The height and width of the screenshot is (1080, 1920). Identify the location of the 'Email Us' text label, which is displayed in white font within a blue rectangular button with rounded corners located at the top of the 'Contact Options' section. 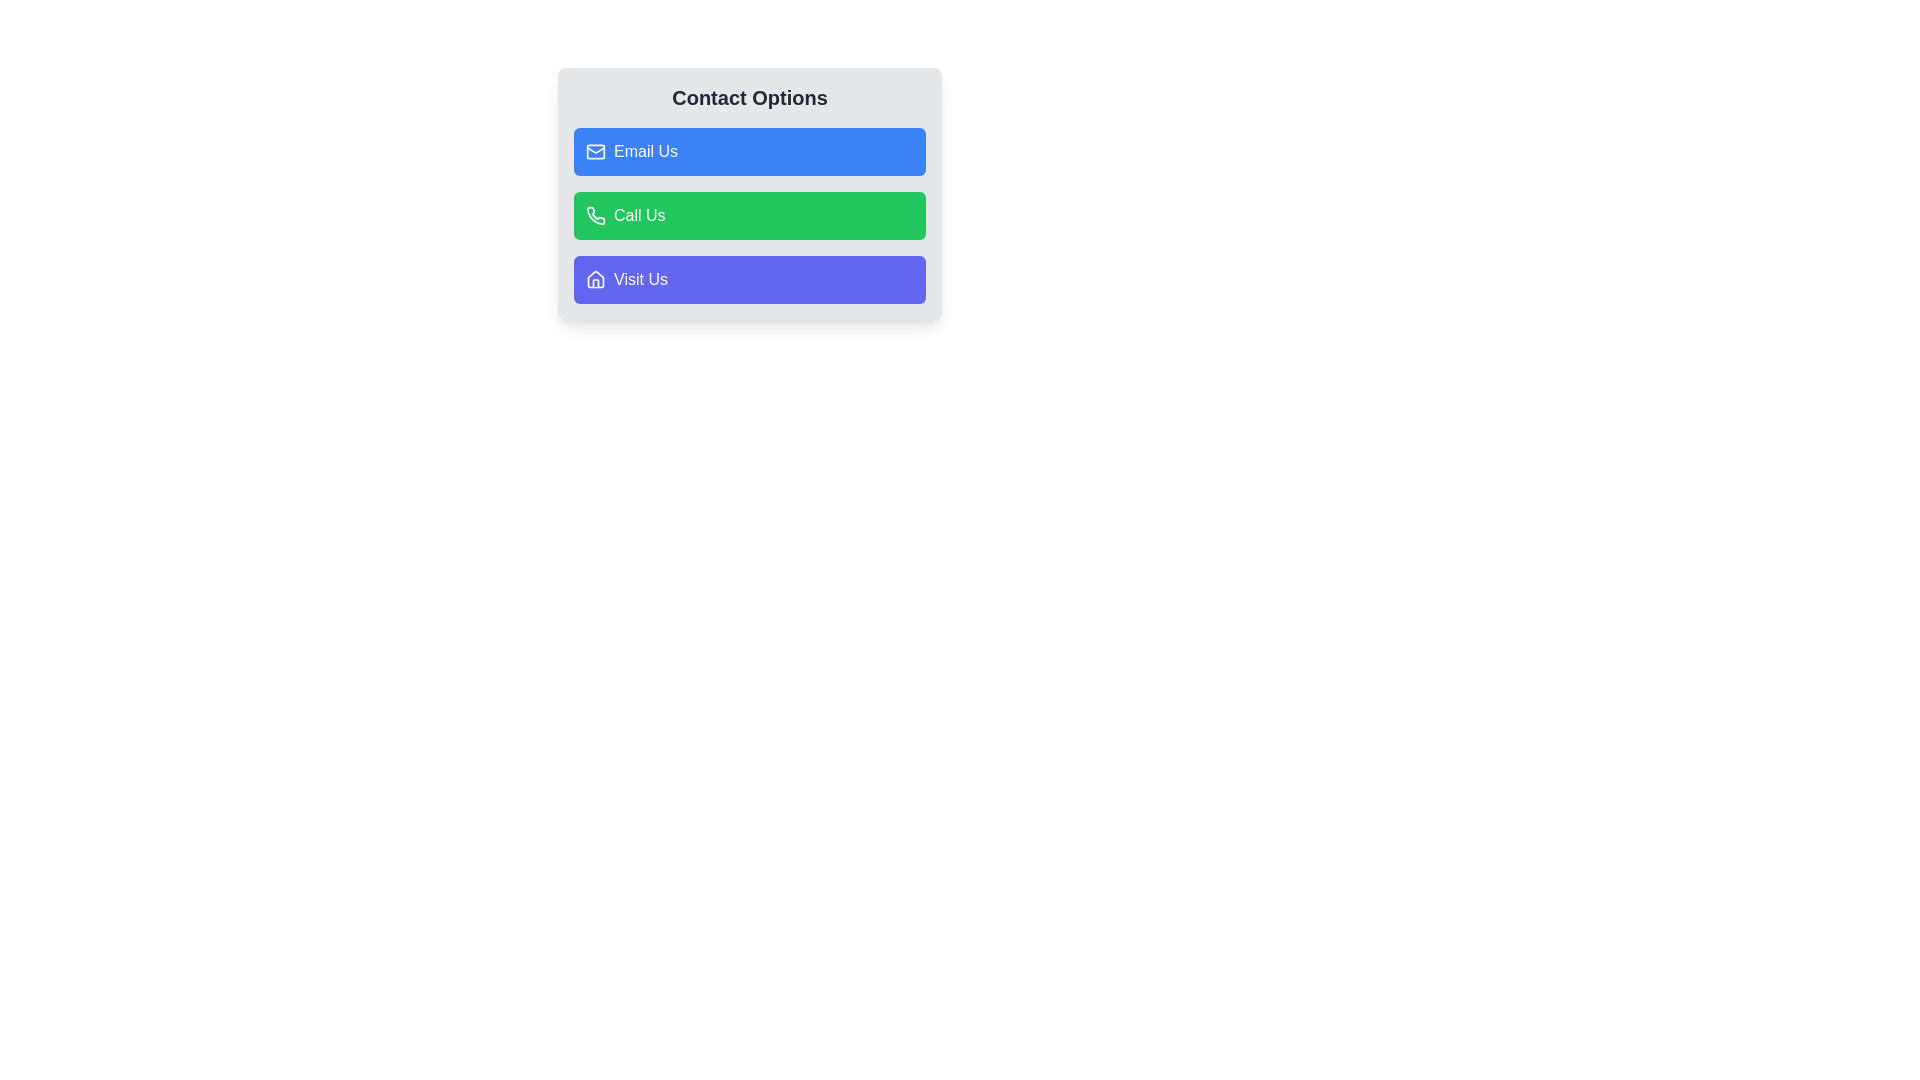
(646, 150).